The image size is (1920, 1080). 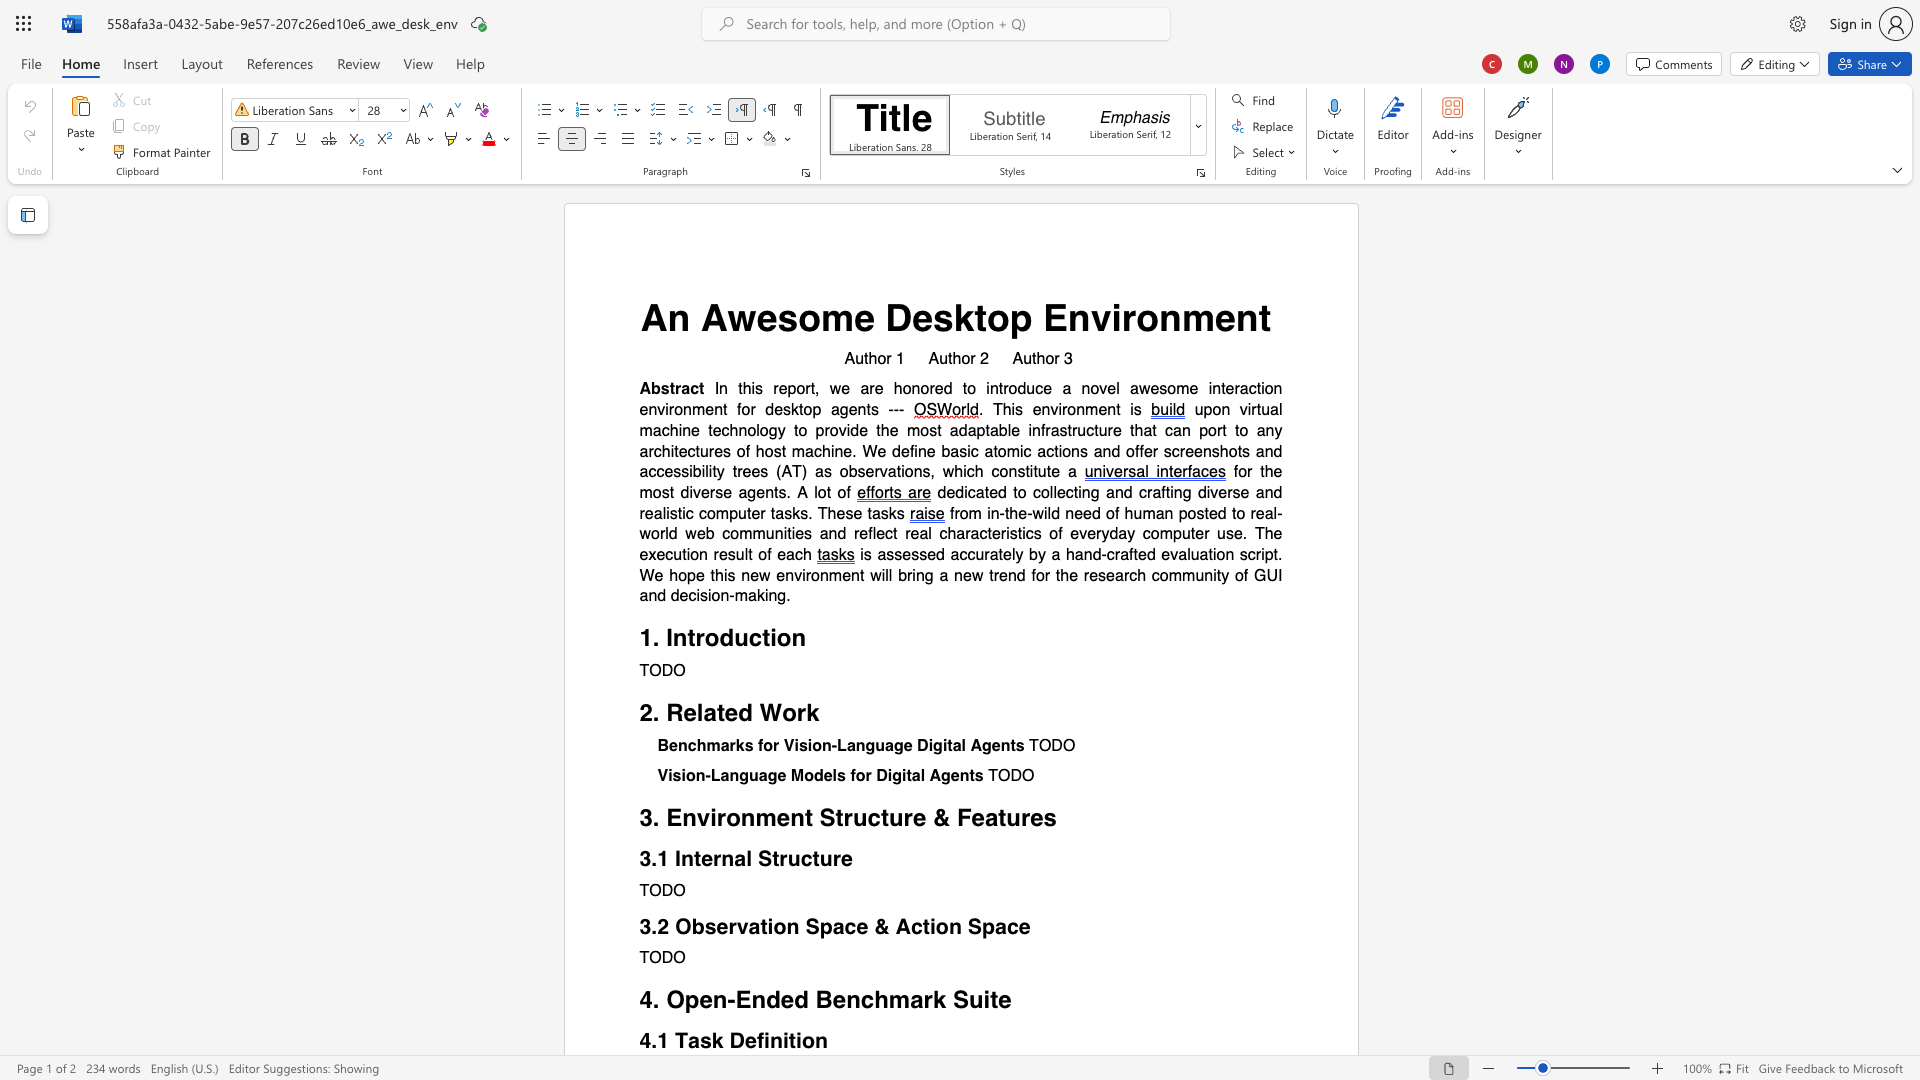 I want to click on the subset text "is" within the text ". This environment is", so click(x=1130, y=409).